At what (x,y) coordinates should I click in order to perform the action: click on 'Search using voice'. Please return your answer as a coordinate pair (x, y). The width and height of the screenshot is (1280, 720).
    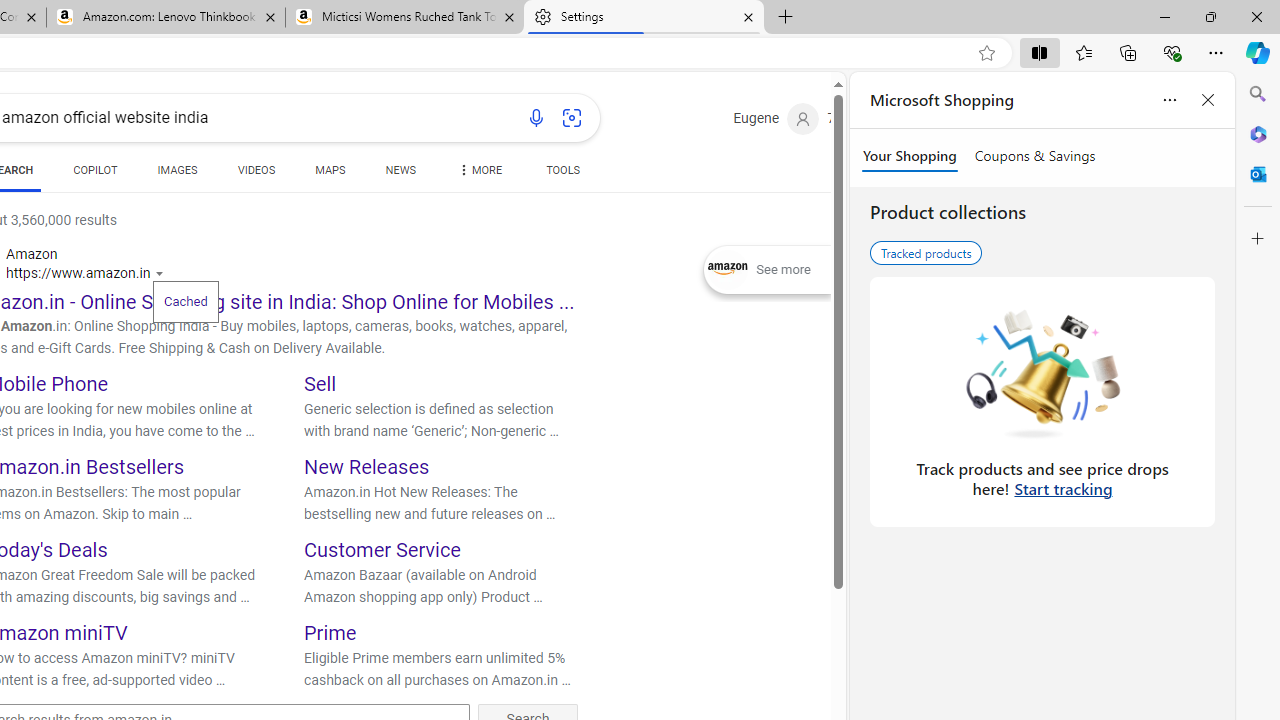
    Looking at the image, I should click on (536, 118).